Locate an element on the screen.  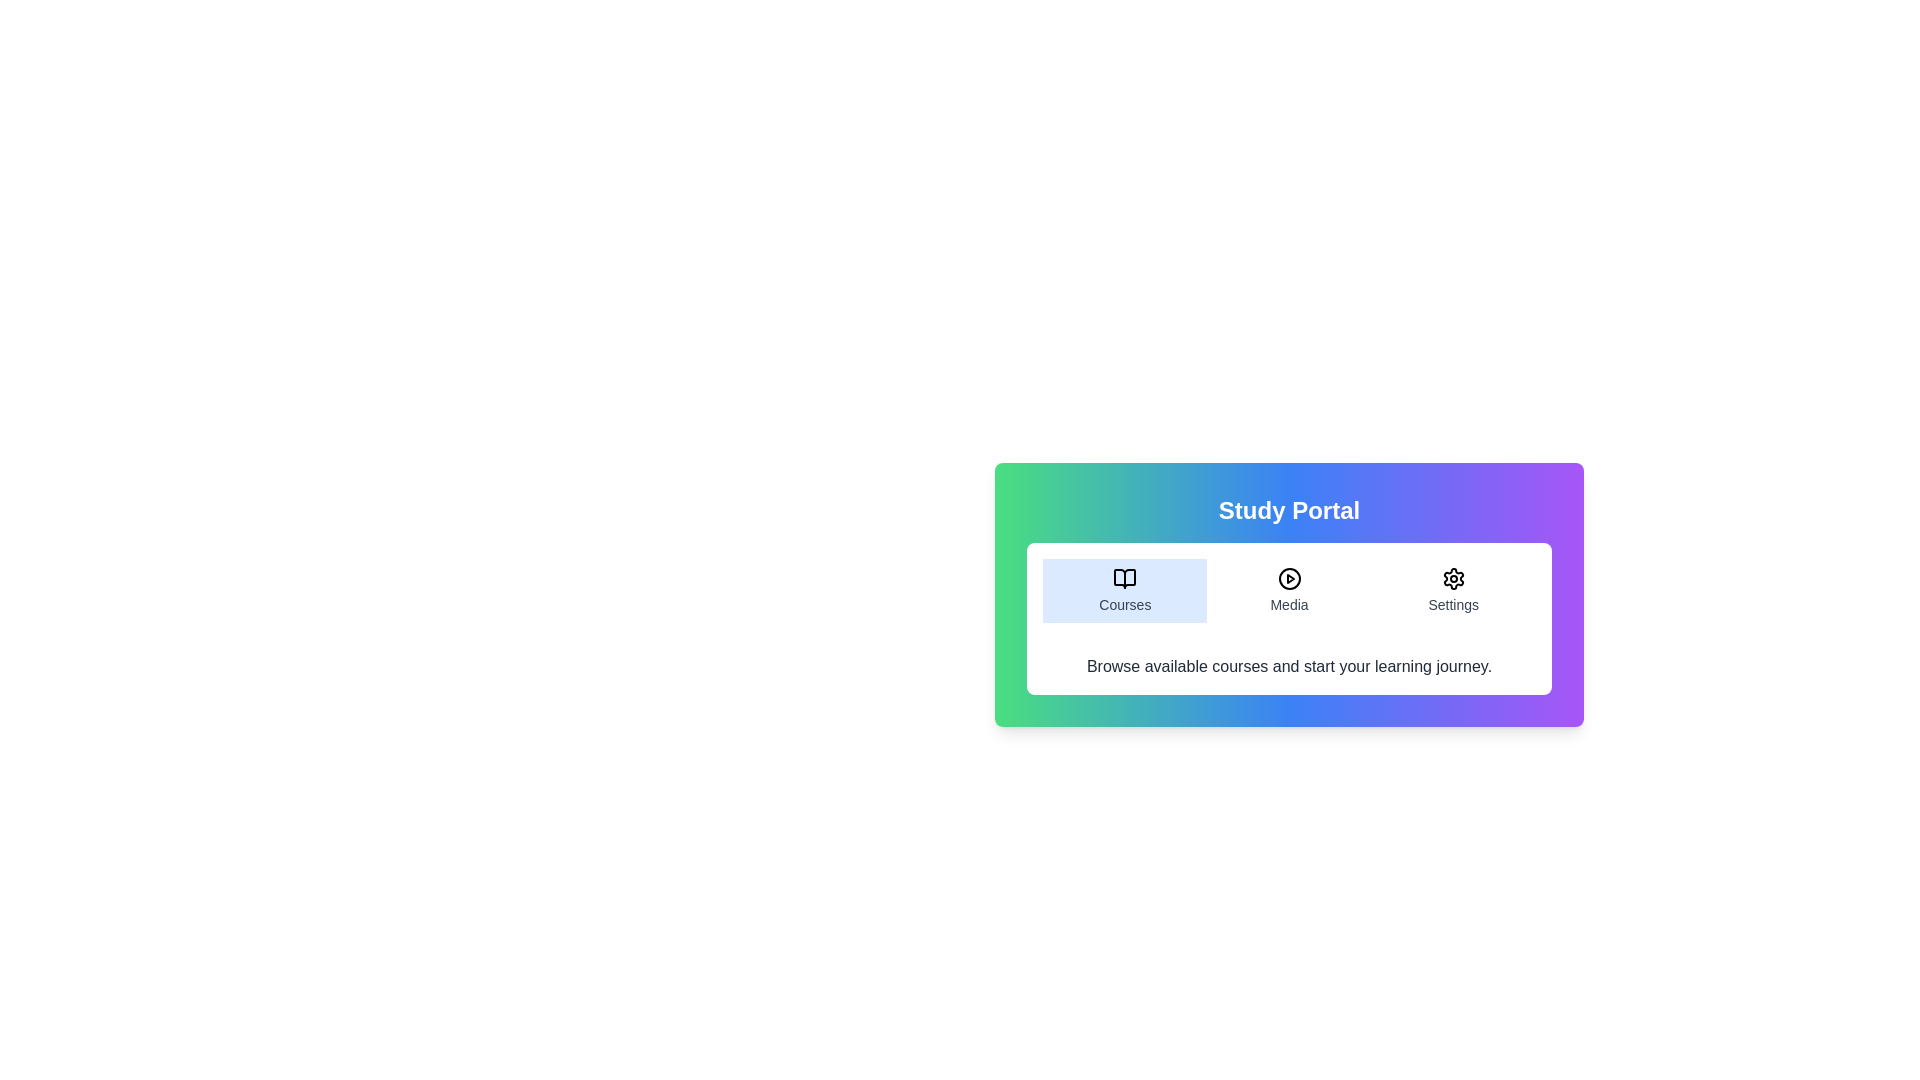
the Media tab to read its content is located at coordinates (1289, 589).